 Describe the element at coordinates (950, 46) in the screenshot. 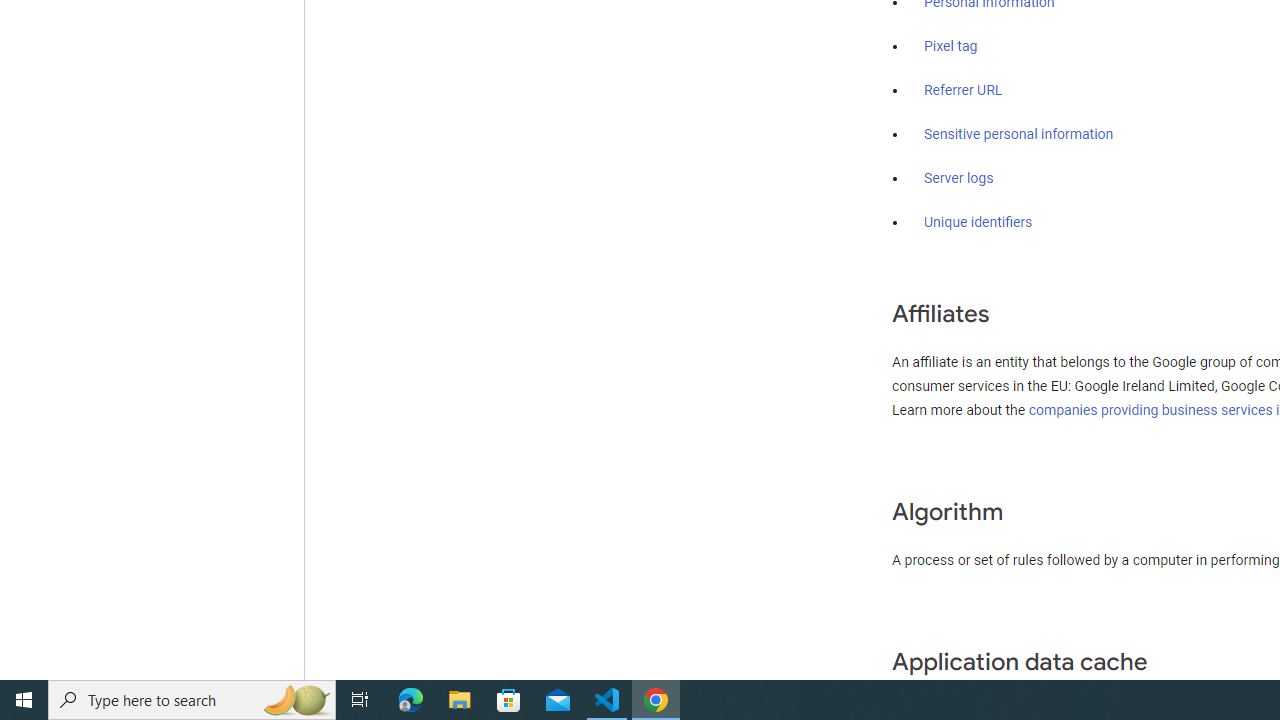

I see `'Pixel tag'` at that location.